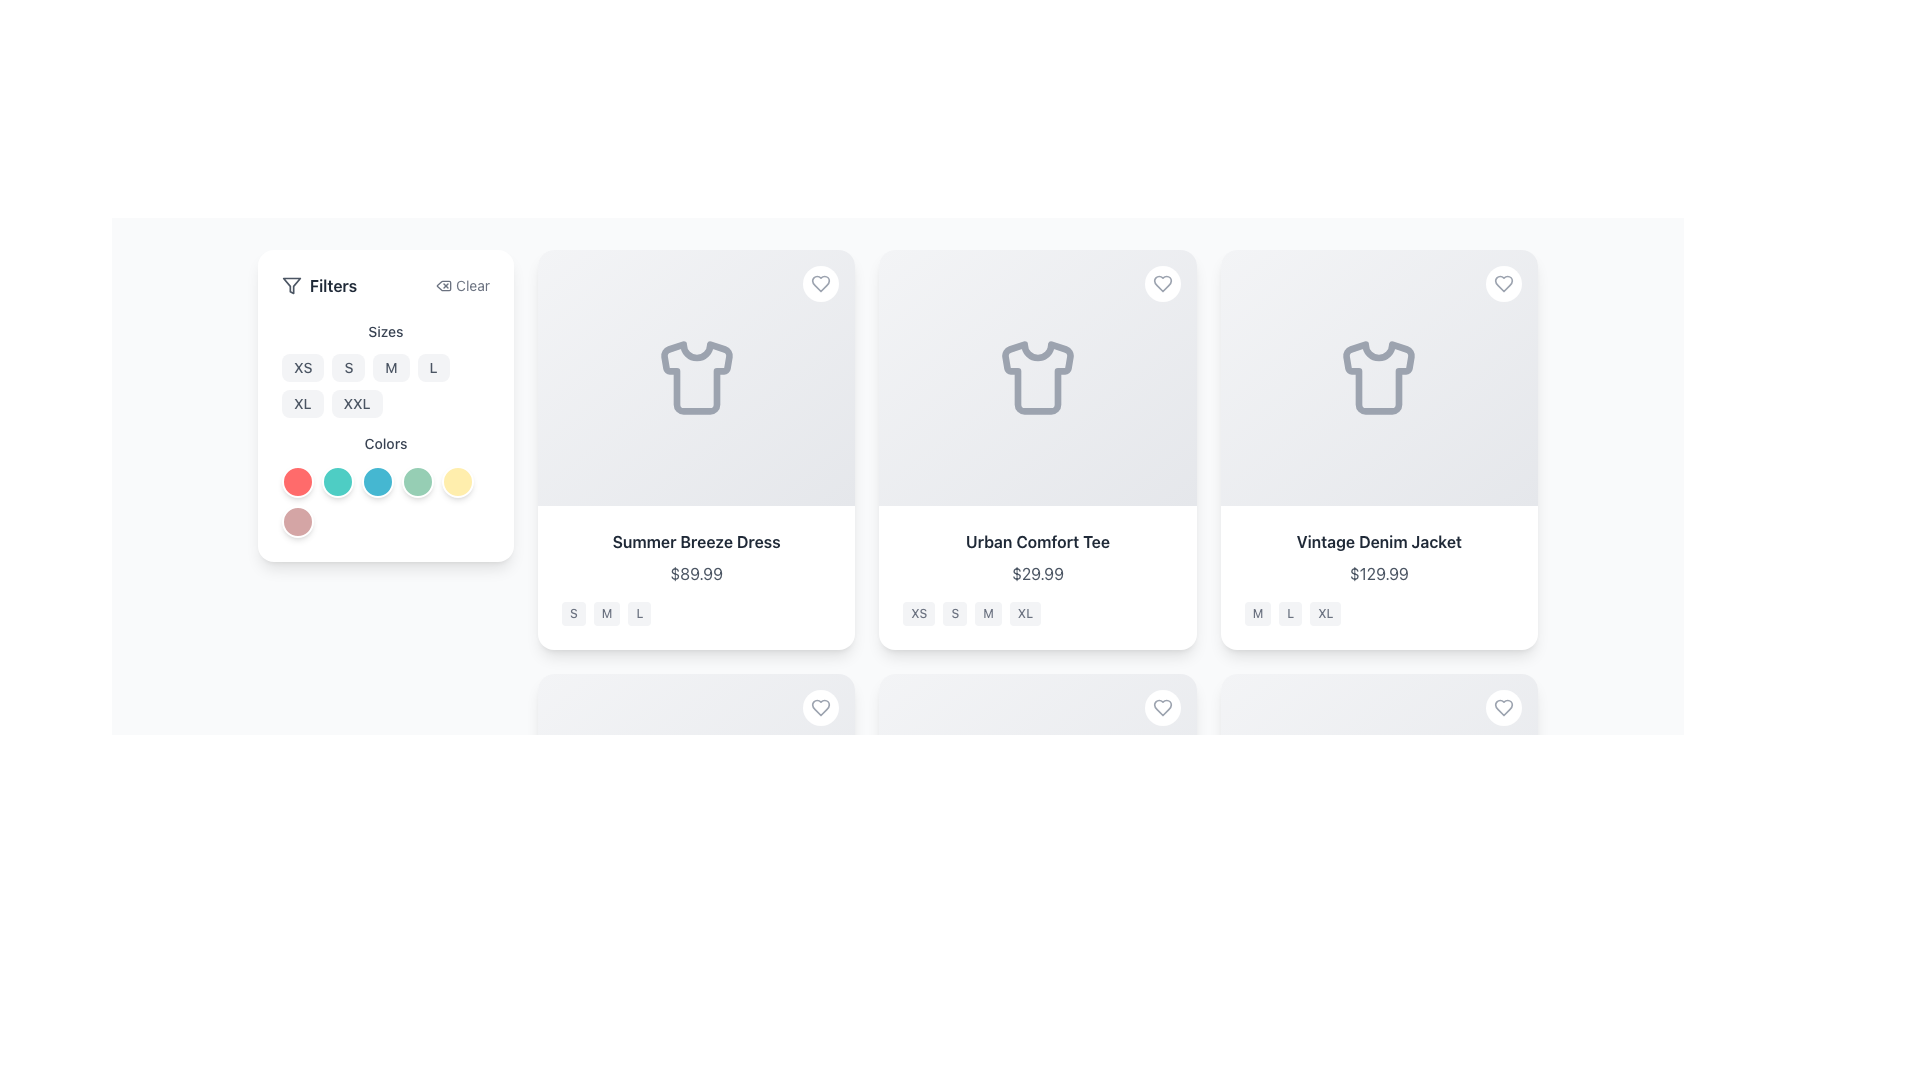 Image resolution: width=1920 pixels, height=1080 pixels. Describe the element at coordinates (1037, 542) in the screenshot. I see `the text label reading 'Urban Comfort Tee', which is styled in bold gray font and located above the price '$29.99' on the product card` at that location.